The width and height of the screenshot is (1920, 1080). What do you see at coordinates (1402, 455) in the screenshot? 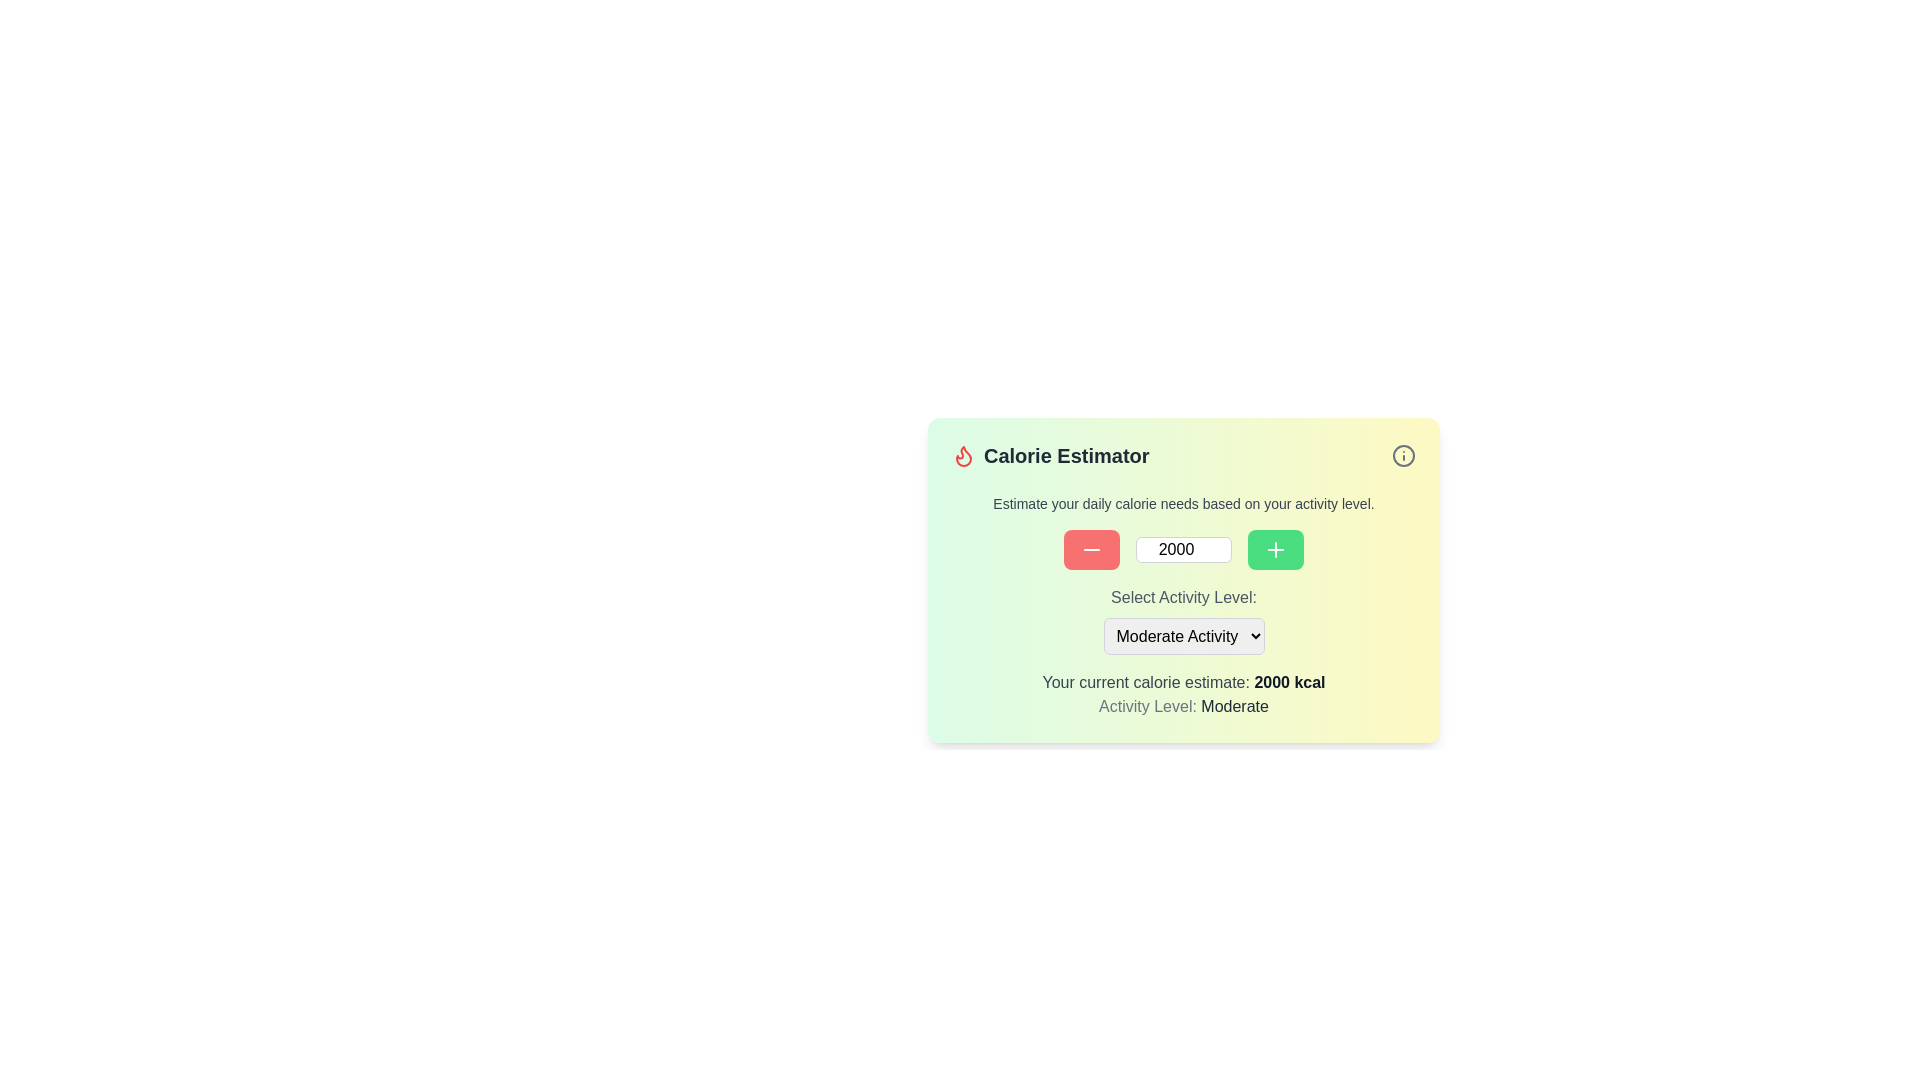
I see `the Information/Help icon located on the far right within the header area of the 'Calorie Estimator' section` at bounding box center [1402, 455].